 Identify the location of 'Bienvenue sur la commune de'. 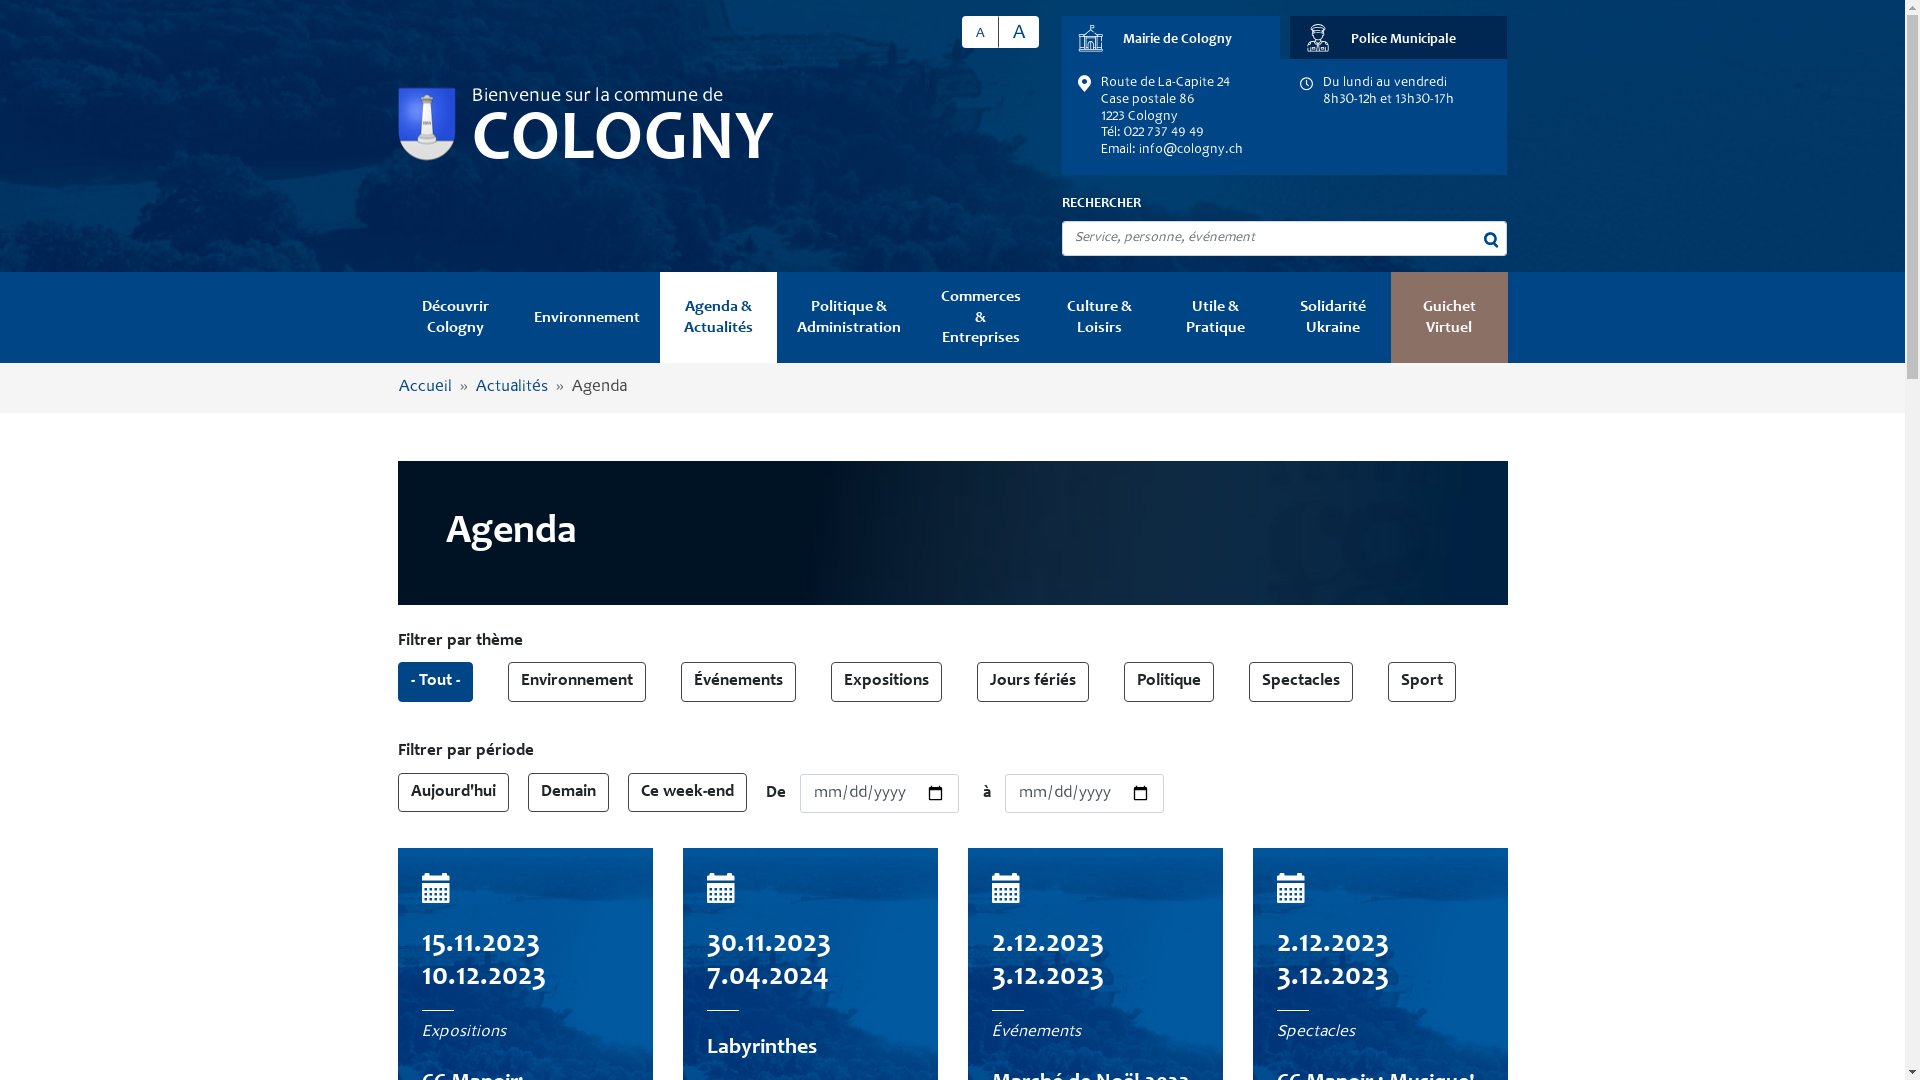
(470, 96).